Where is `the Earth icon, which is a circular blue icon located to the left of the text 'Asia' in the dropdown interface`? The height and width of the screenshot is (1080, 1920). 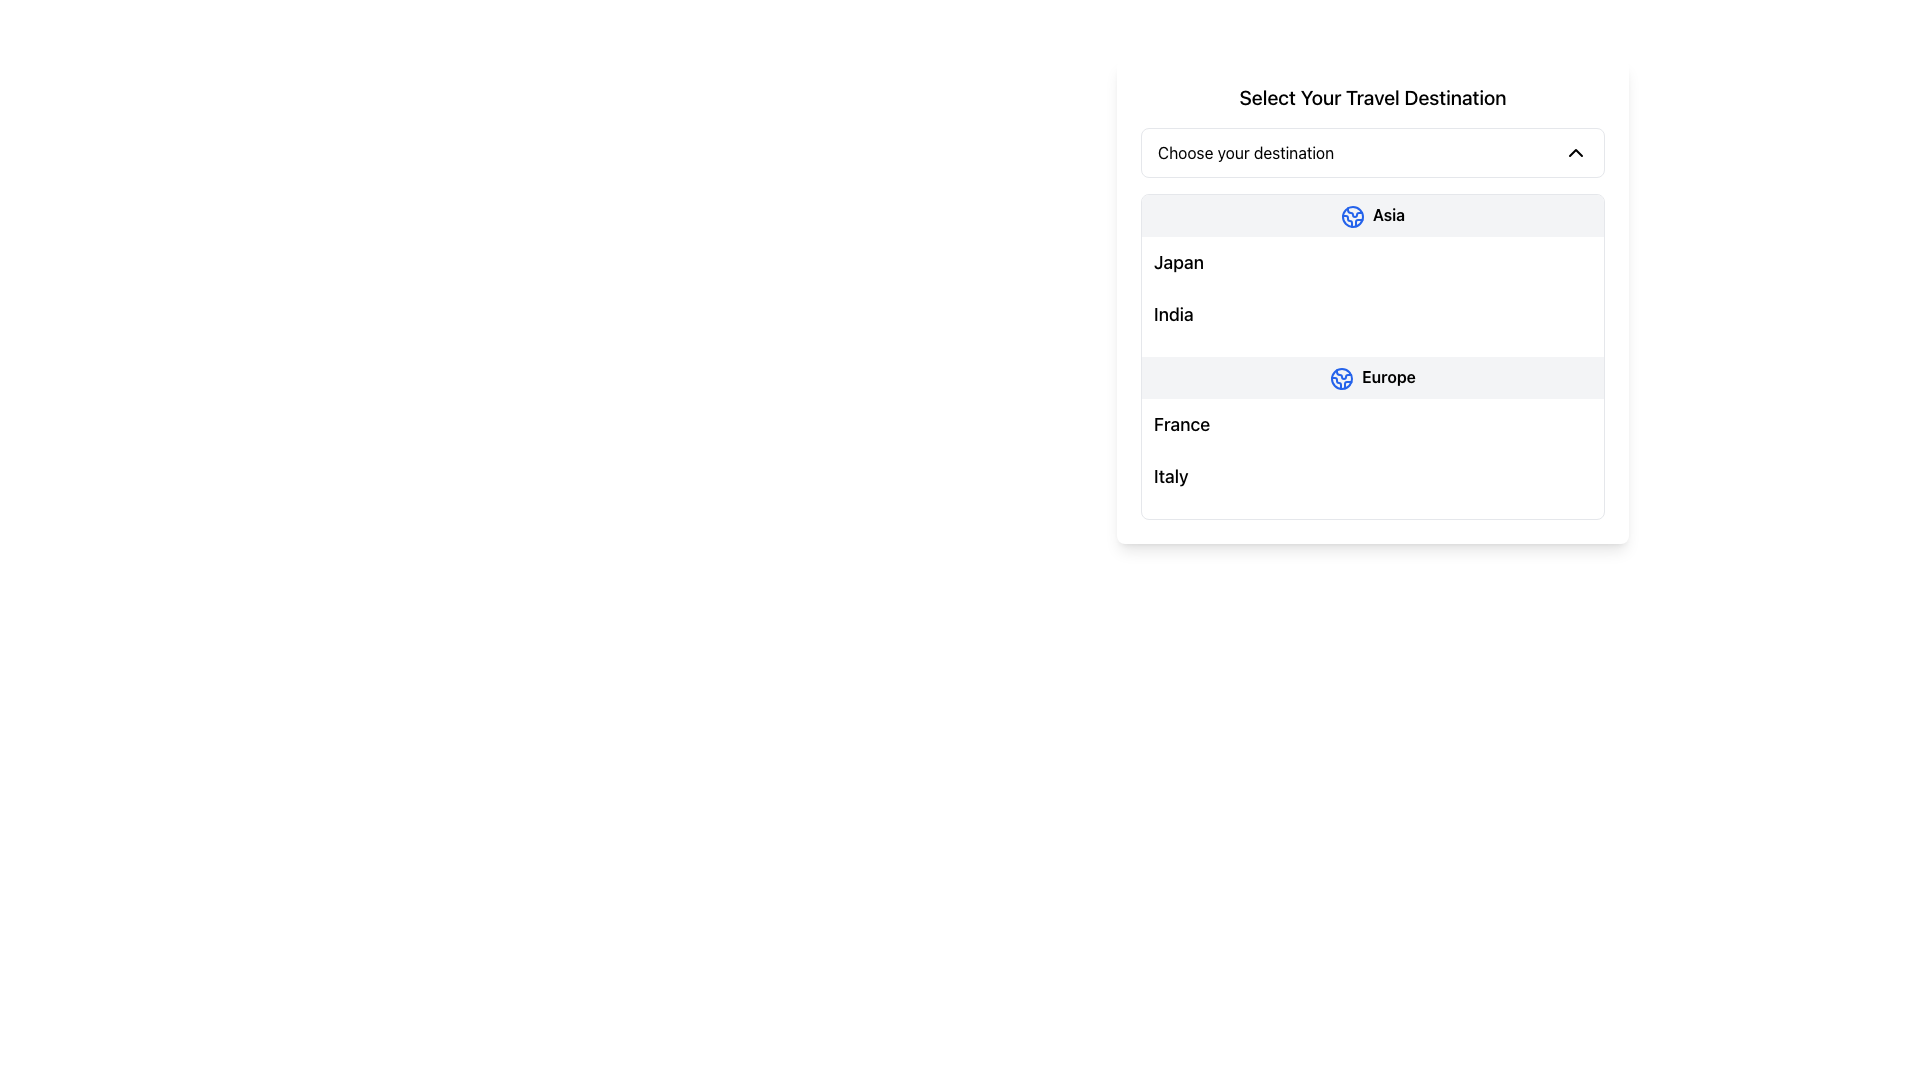 the Earth icon, which is a circular blue icon located to the left of the text 'Asia' in the dropdown interface is located at coordinates (1352, 216).